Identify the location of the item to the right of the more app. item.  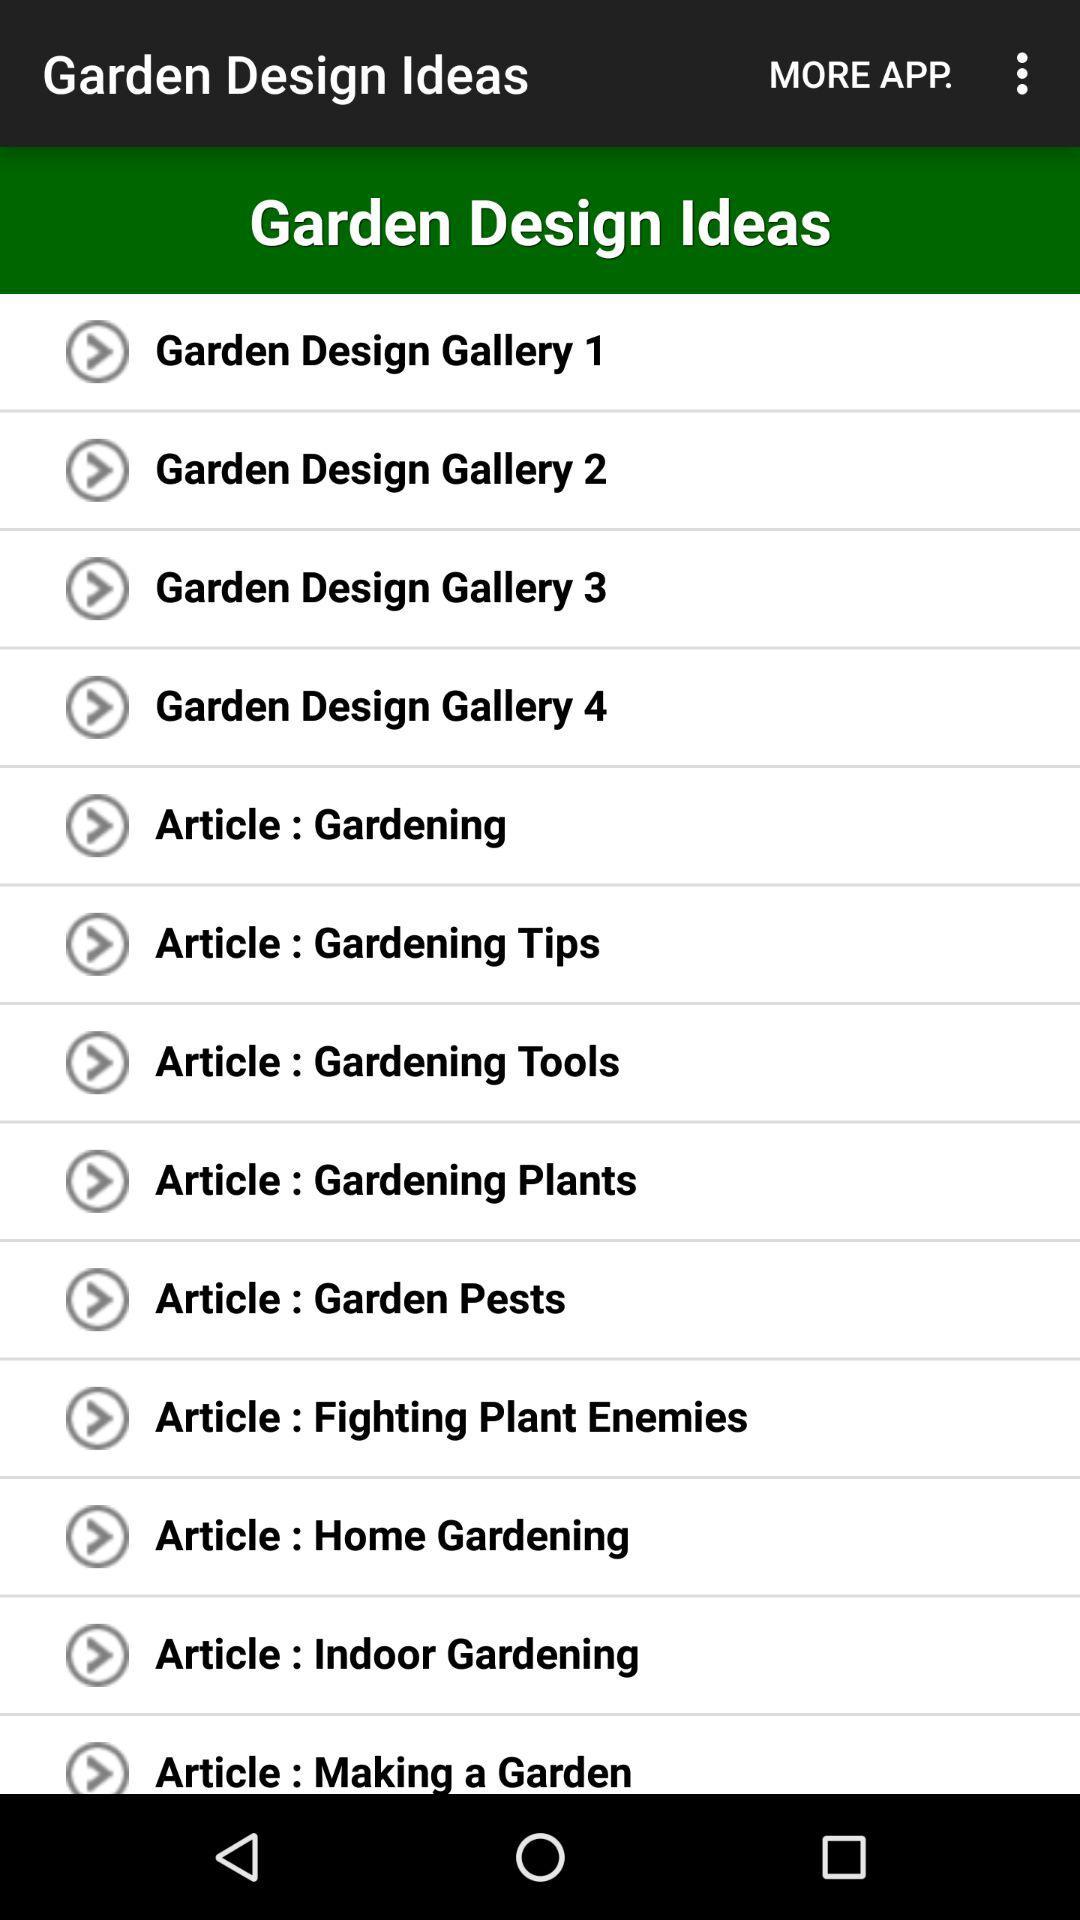
(1027, 73).